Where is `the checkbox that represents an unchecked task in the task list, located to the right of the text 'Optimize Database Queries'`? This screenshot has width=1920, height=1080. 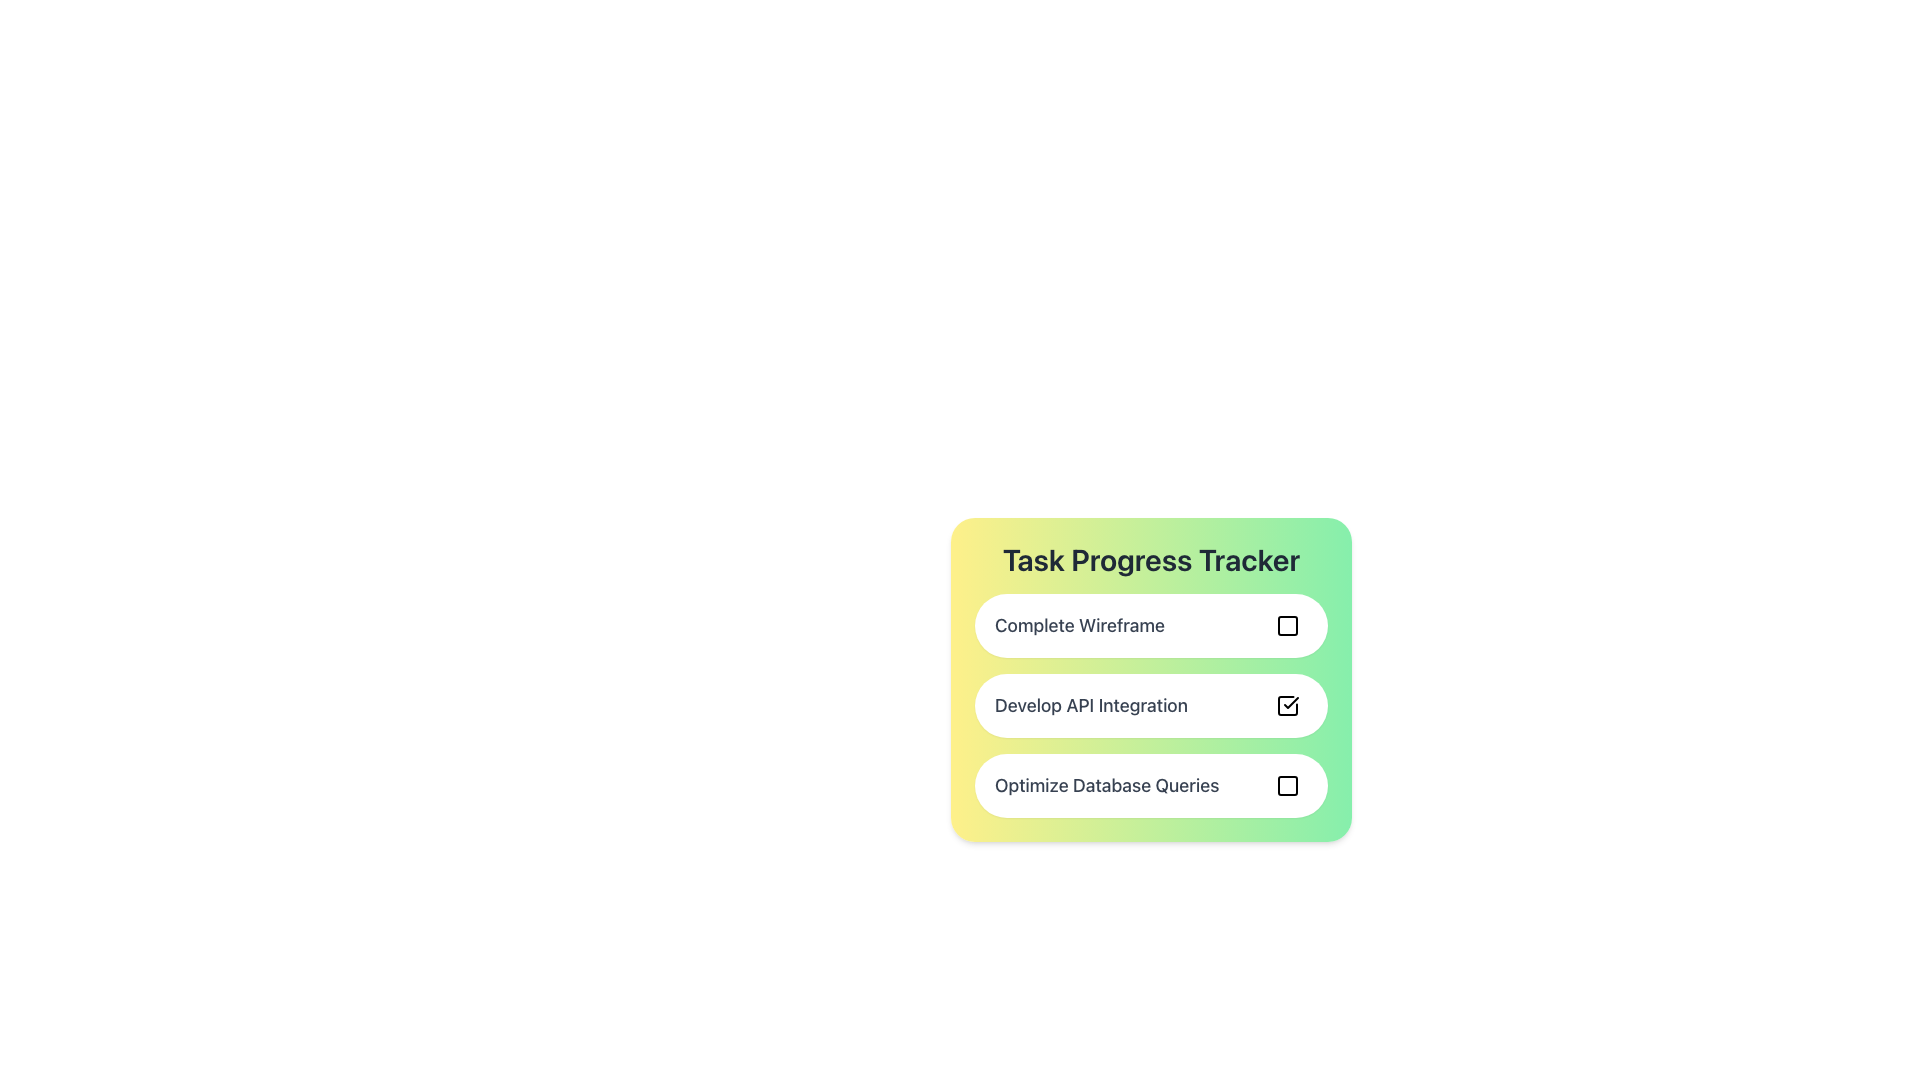 the checkbox that represents an unchecked task in the task list, located to the right of the text 'Optimize Database Queries' is located at coordinates (1287, 785).